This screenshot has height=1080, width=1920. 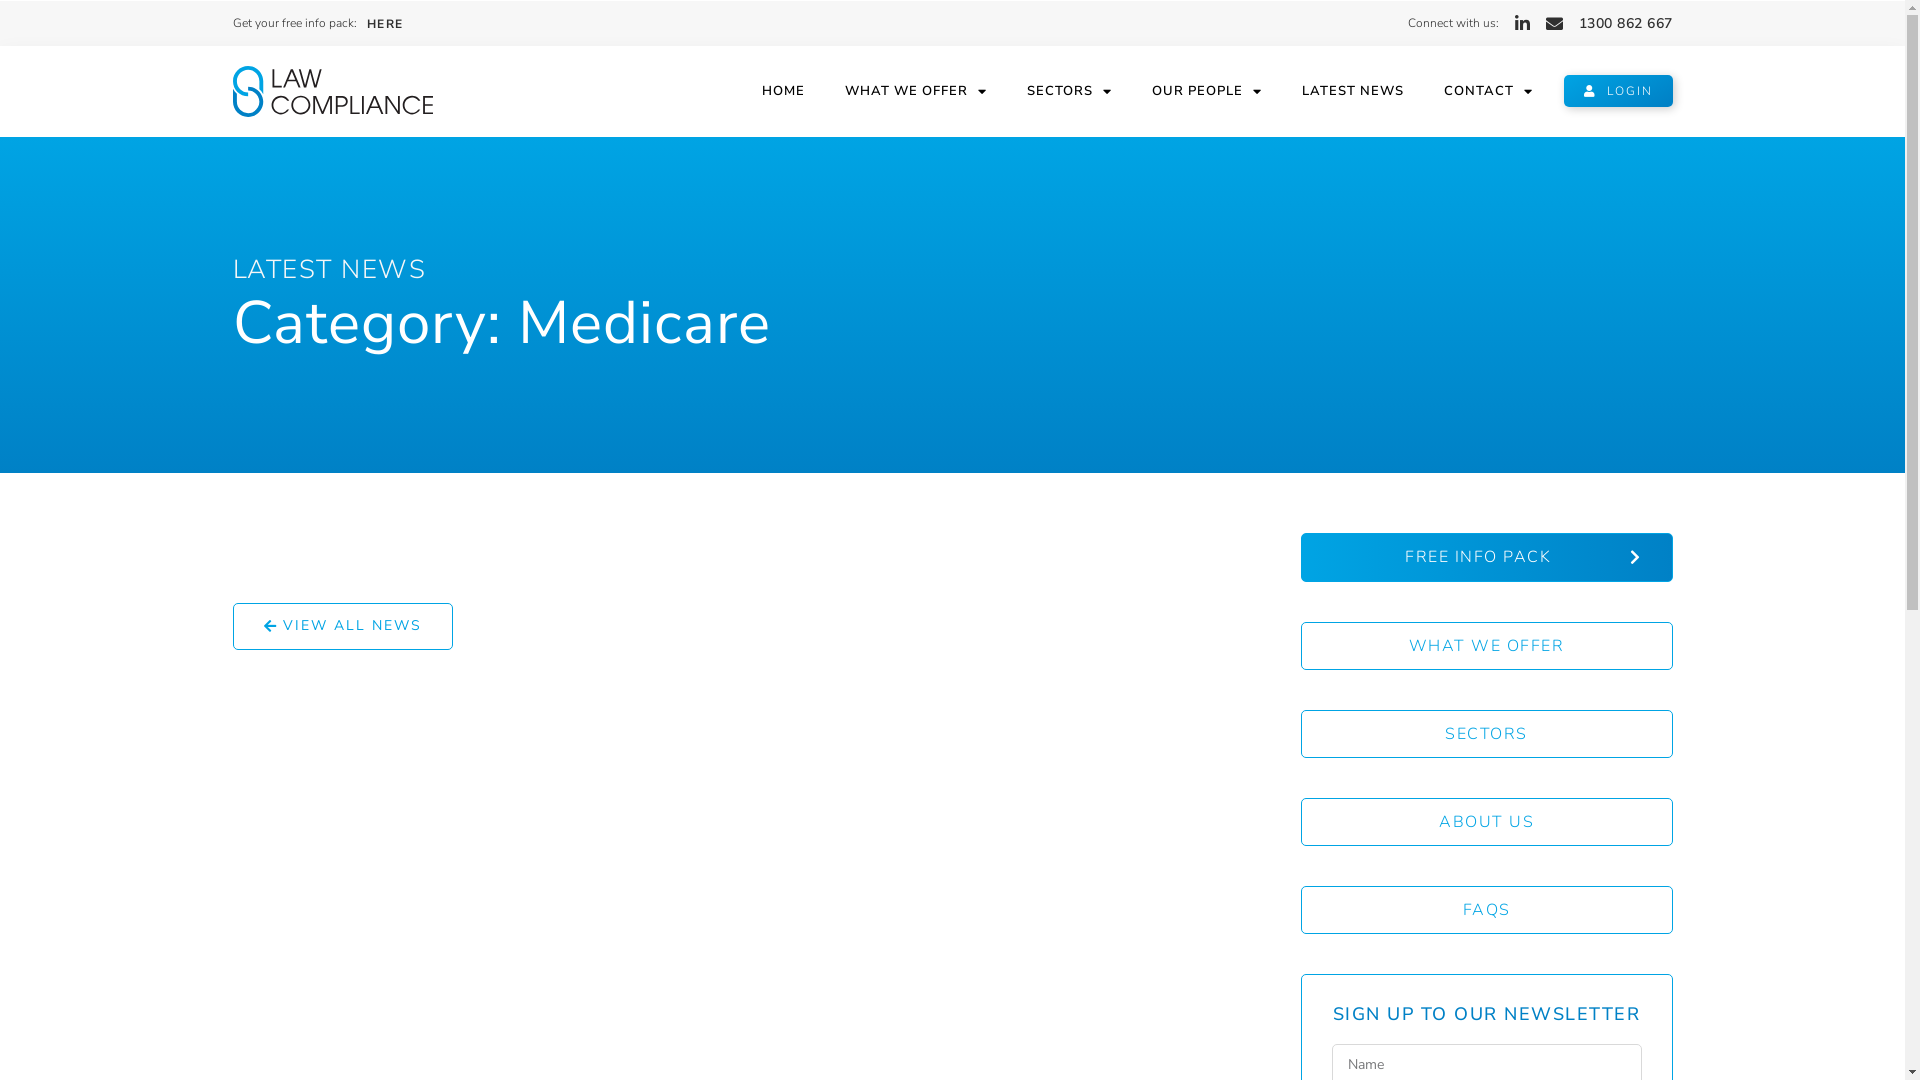 What do you see at coordinates (1486, 557) in the screenshot?
I see `'FREE INFO PACK'` at bounding box center [1486, 557].